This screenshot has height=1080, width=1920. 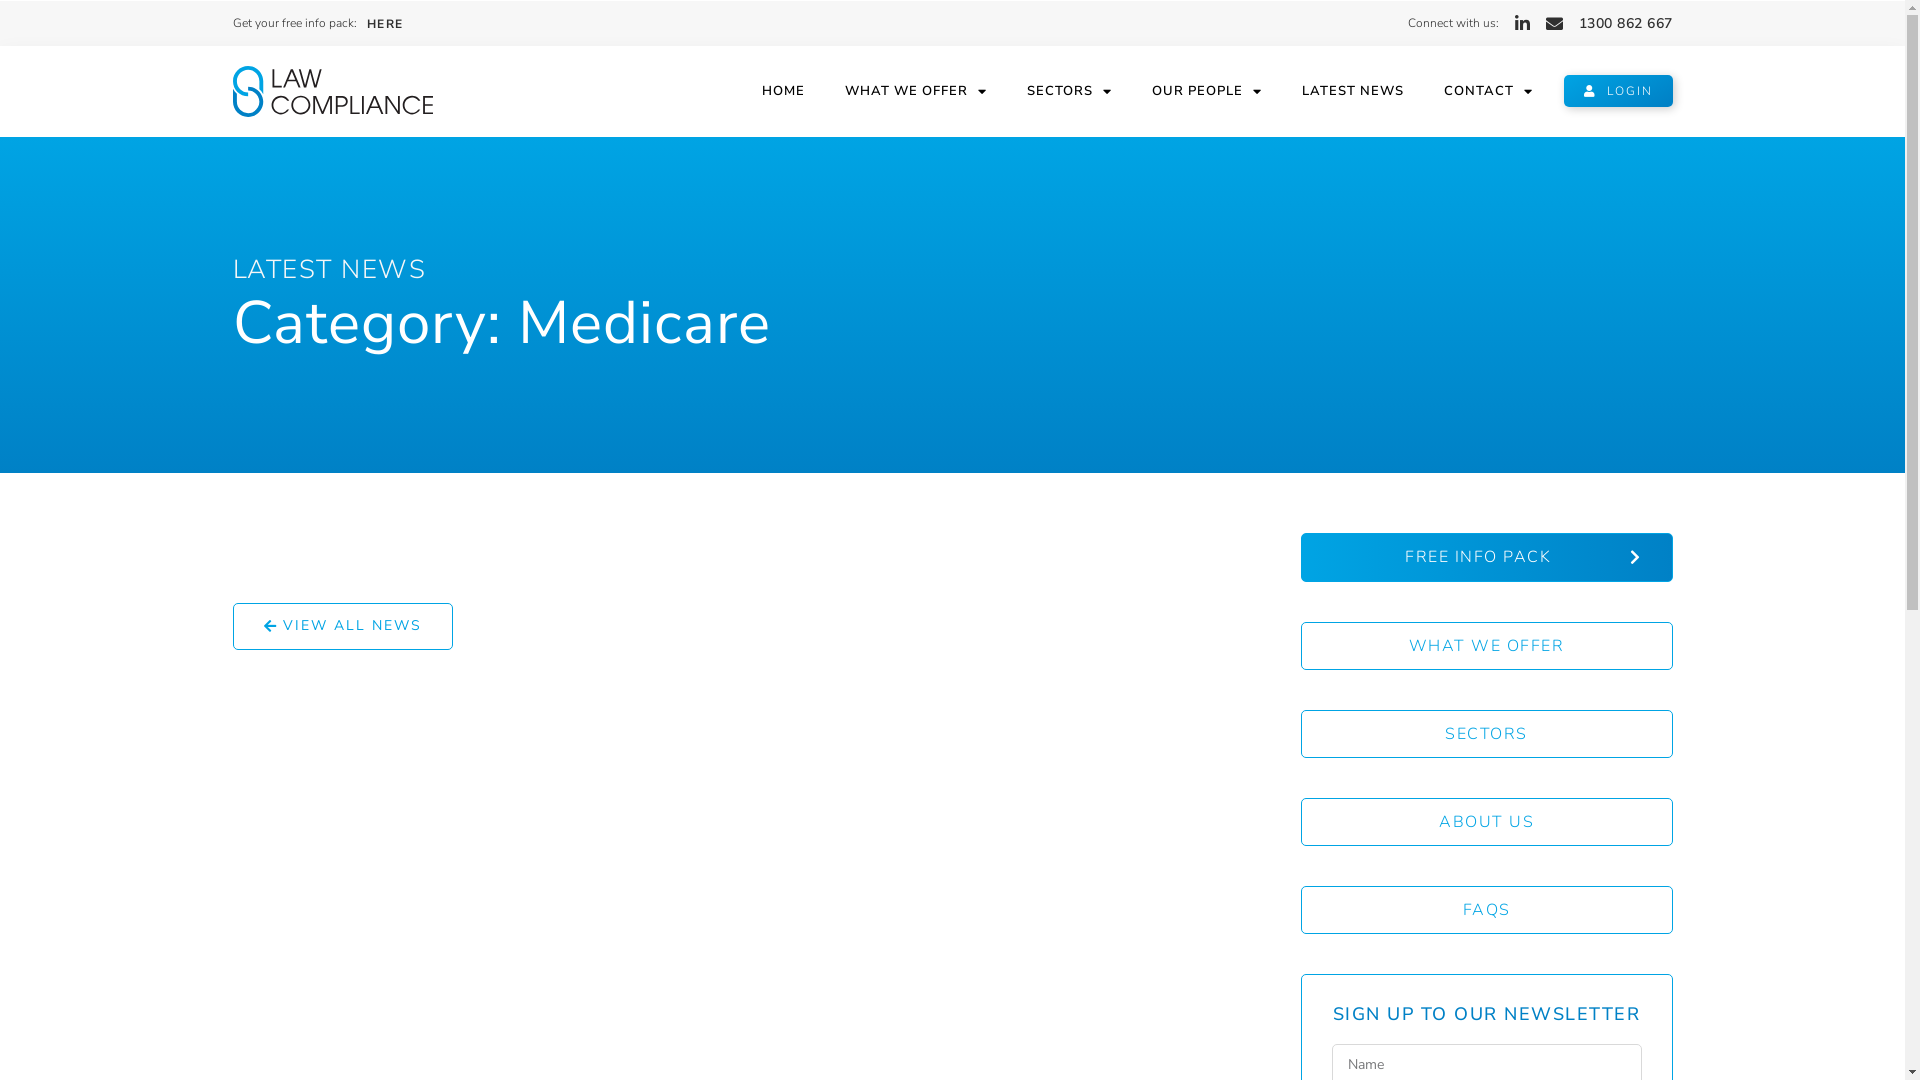 What do you see at coordinates (1486, 557) in the screenshot?
I see `'FREE INFO PACK'` at bounding box center [1486, 557].